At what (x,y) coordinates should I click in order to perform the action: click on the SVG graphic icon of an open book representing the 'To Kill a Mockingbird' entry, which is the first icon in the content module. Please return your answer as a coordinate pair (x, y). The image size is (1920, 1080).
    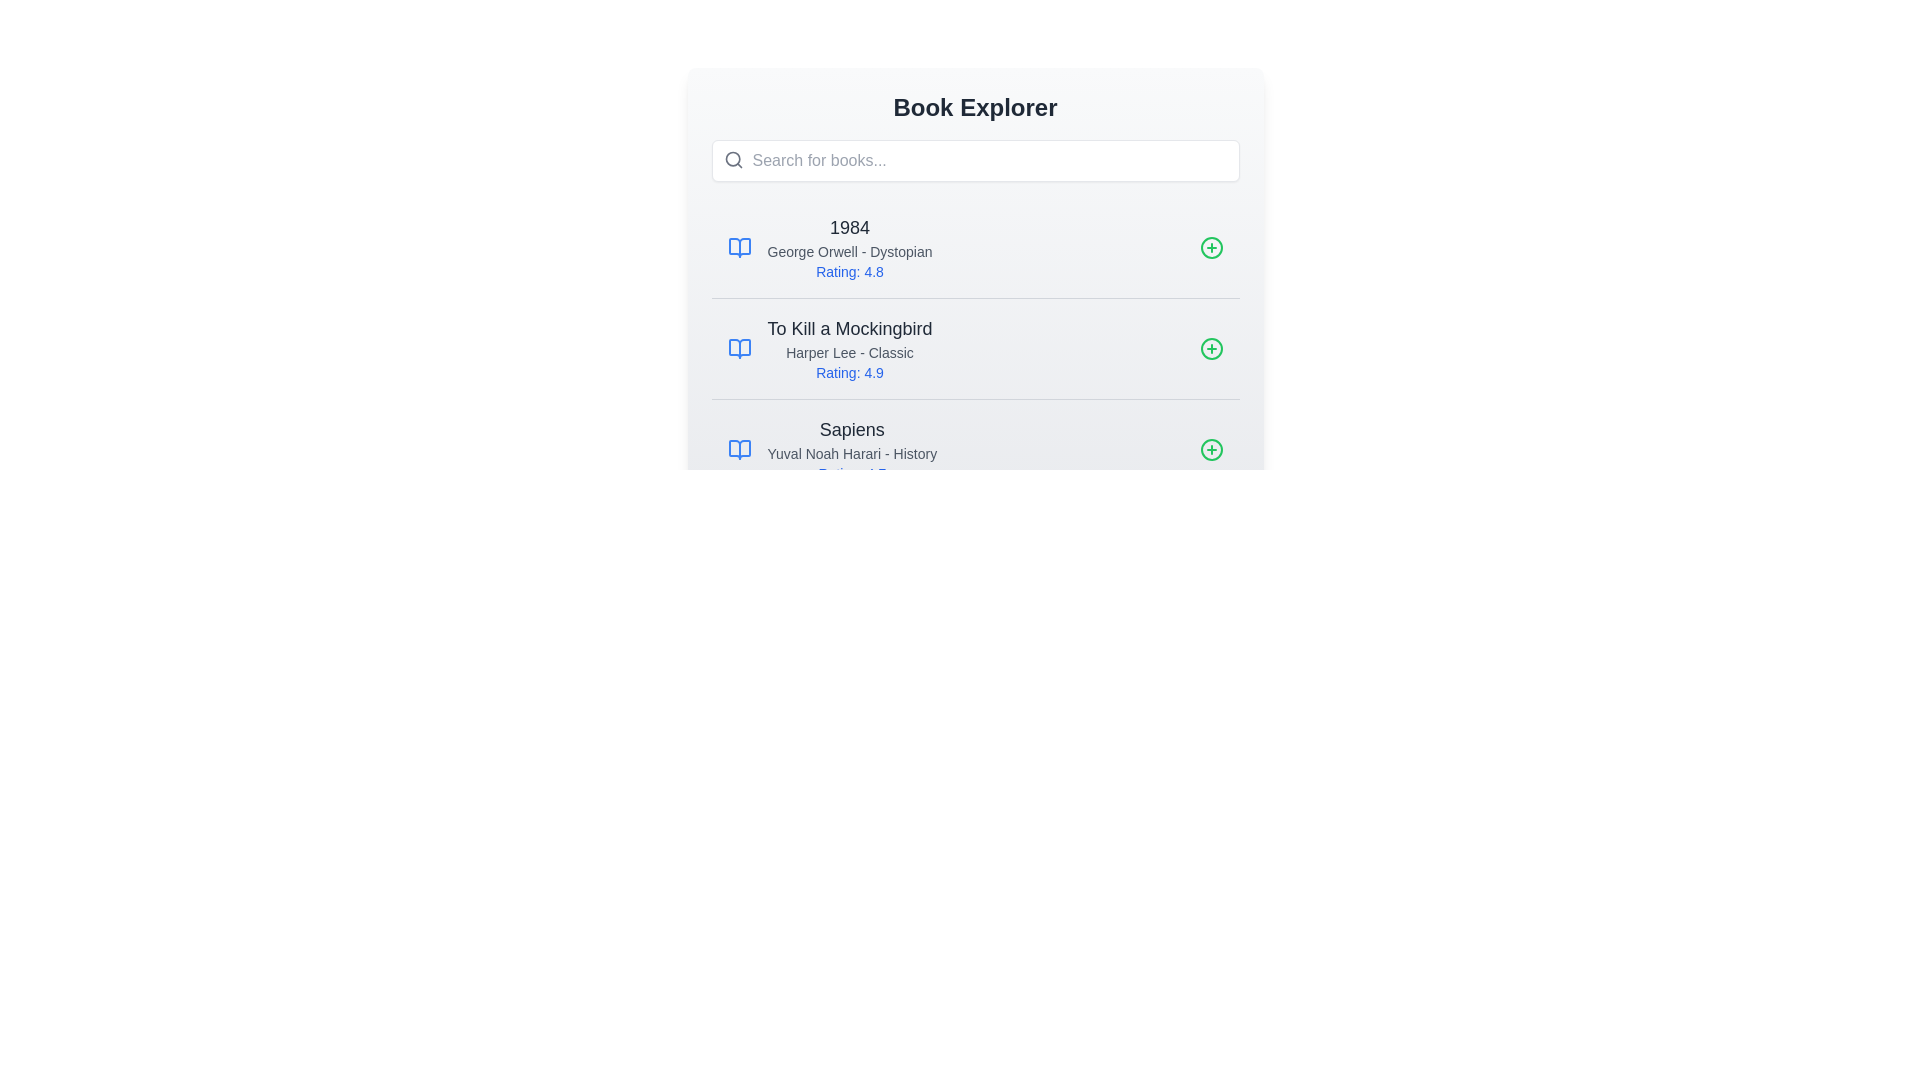
    Looking at the image, I should click on (738, 347).